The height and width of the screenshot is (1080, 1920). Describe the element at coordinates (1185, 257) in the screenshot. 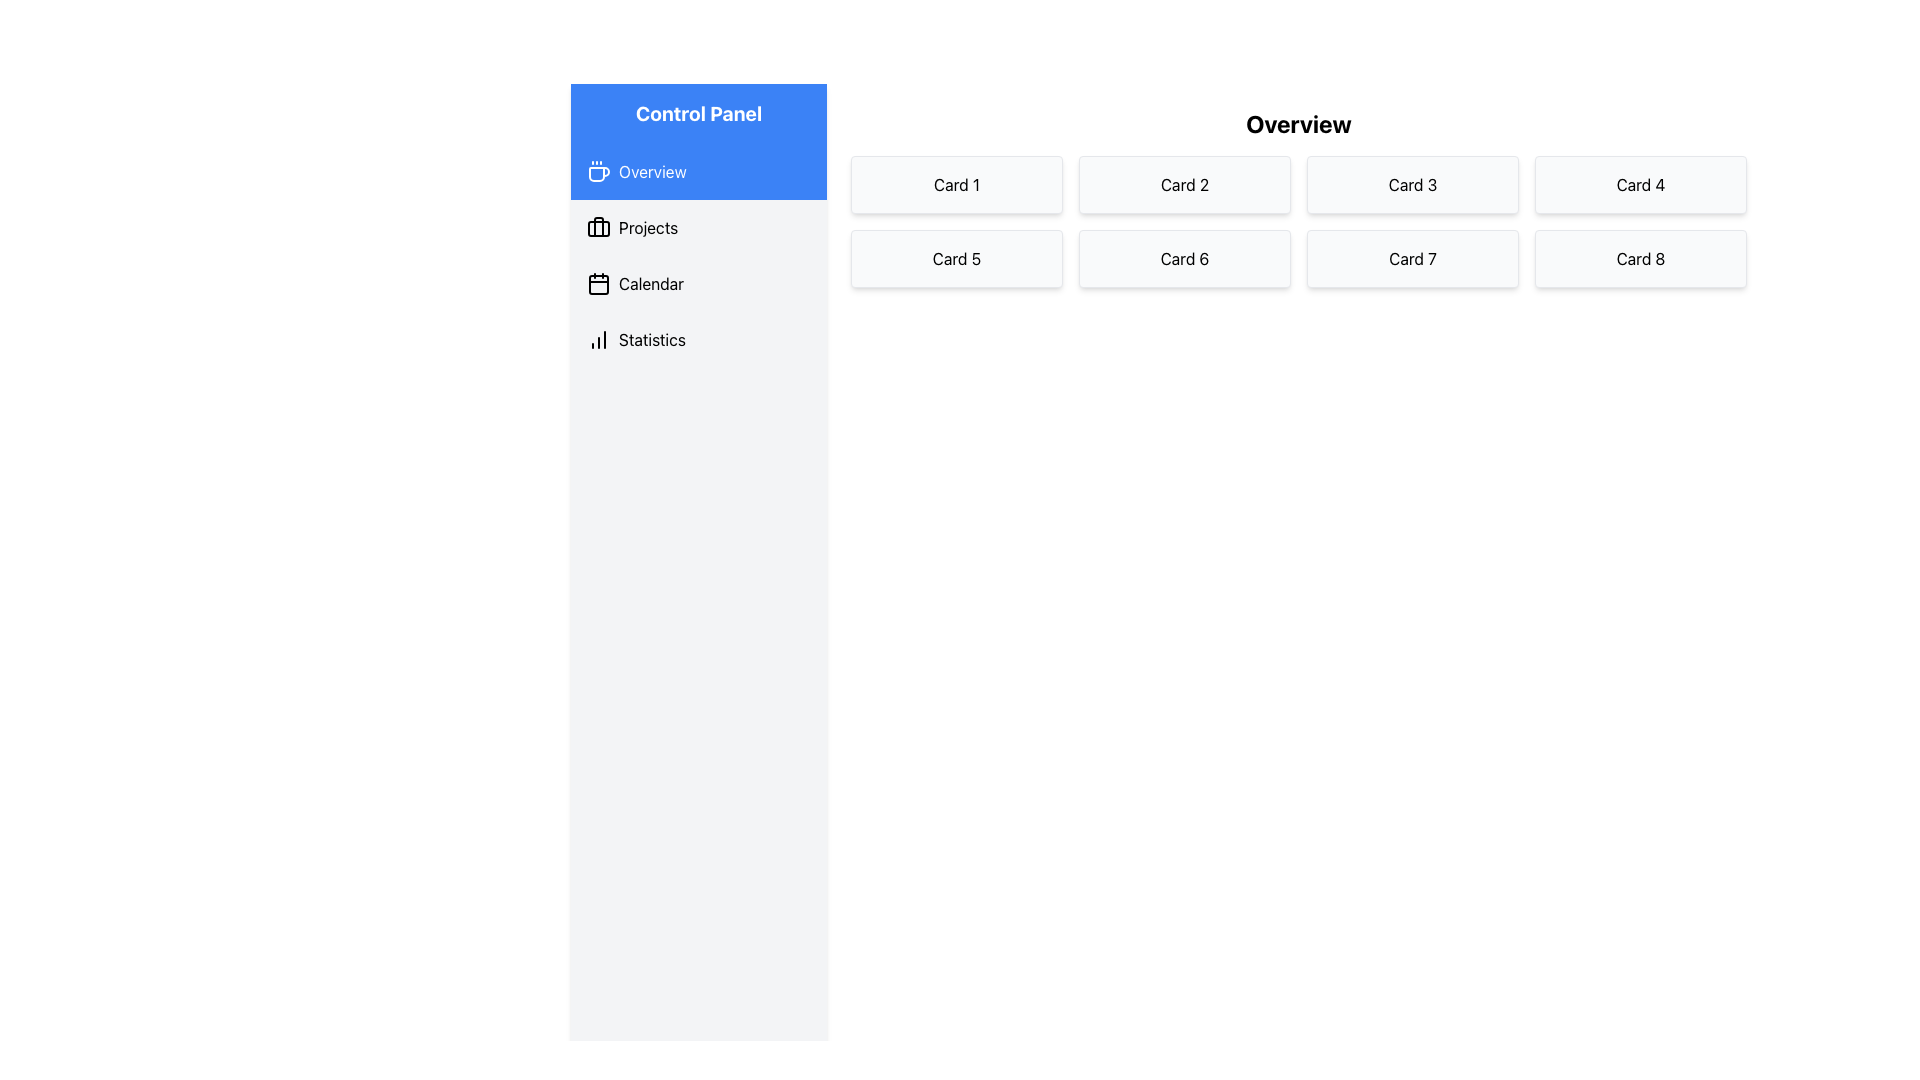

I see `text content of the text label displaying 'Card 6' located in the second row and second column of the grid under the 'Overview' section` at that location.